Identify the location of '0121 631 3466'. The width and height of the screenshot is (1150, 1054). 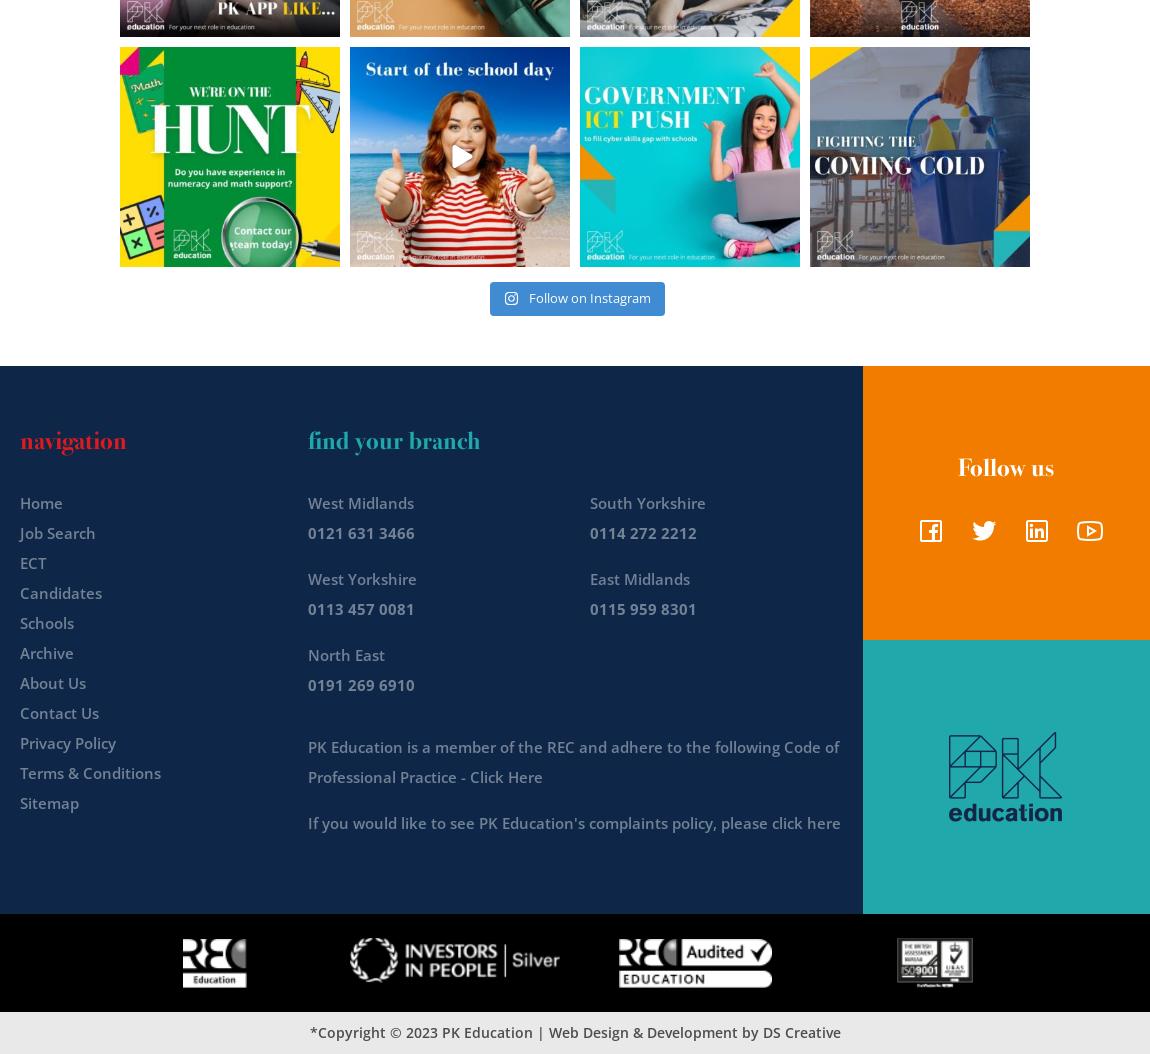
(307, 531).